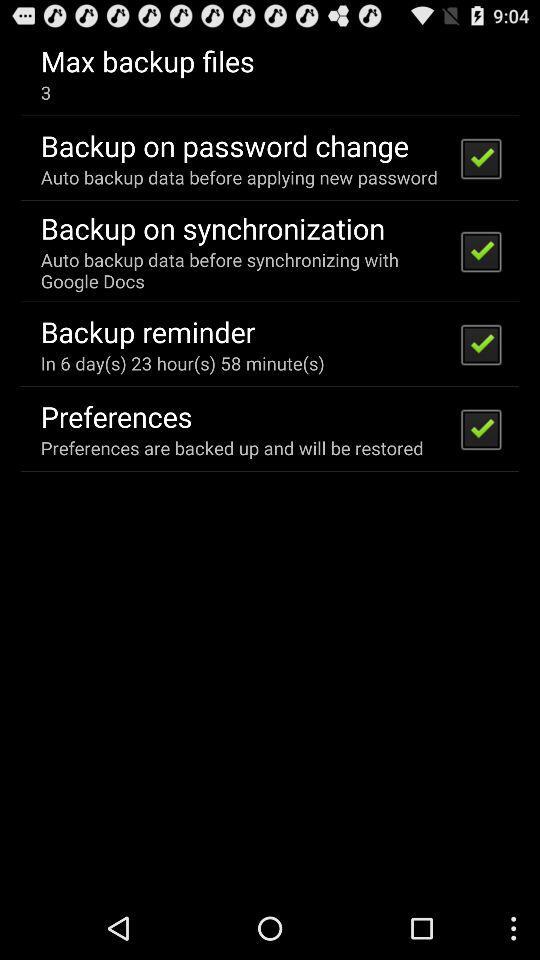 The height and width of the screenshot is (960, 540). Describe the element at coordinates (231, 448) in the screenshot. I see `preferences are backed icon` at that location.